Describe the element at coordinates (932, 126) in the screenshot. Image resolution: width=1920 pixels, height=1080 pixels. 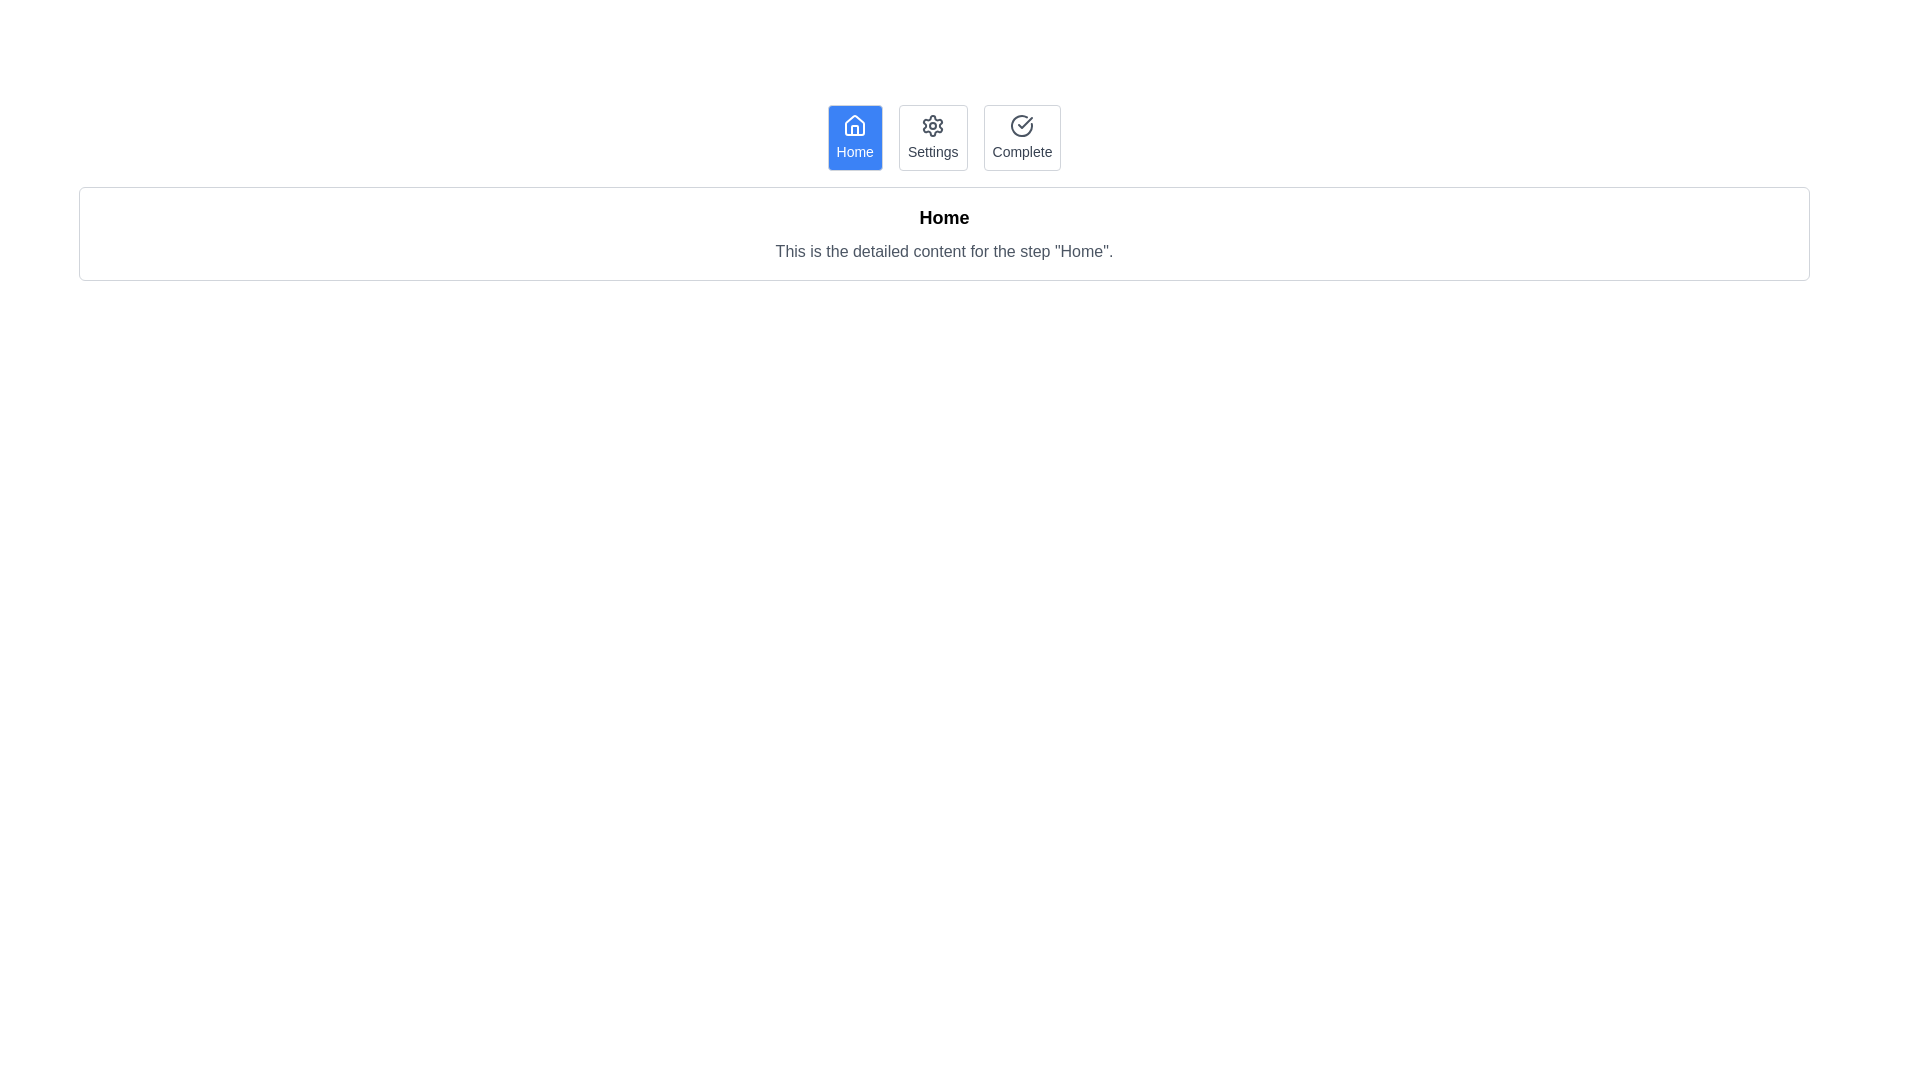
I see `the settings gear icon, which is located in the second tab of three tabs labeled 'Home', 'Settings', and 'Complete'` at that location.